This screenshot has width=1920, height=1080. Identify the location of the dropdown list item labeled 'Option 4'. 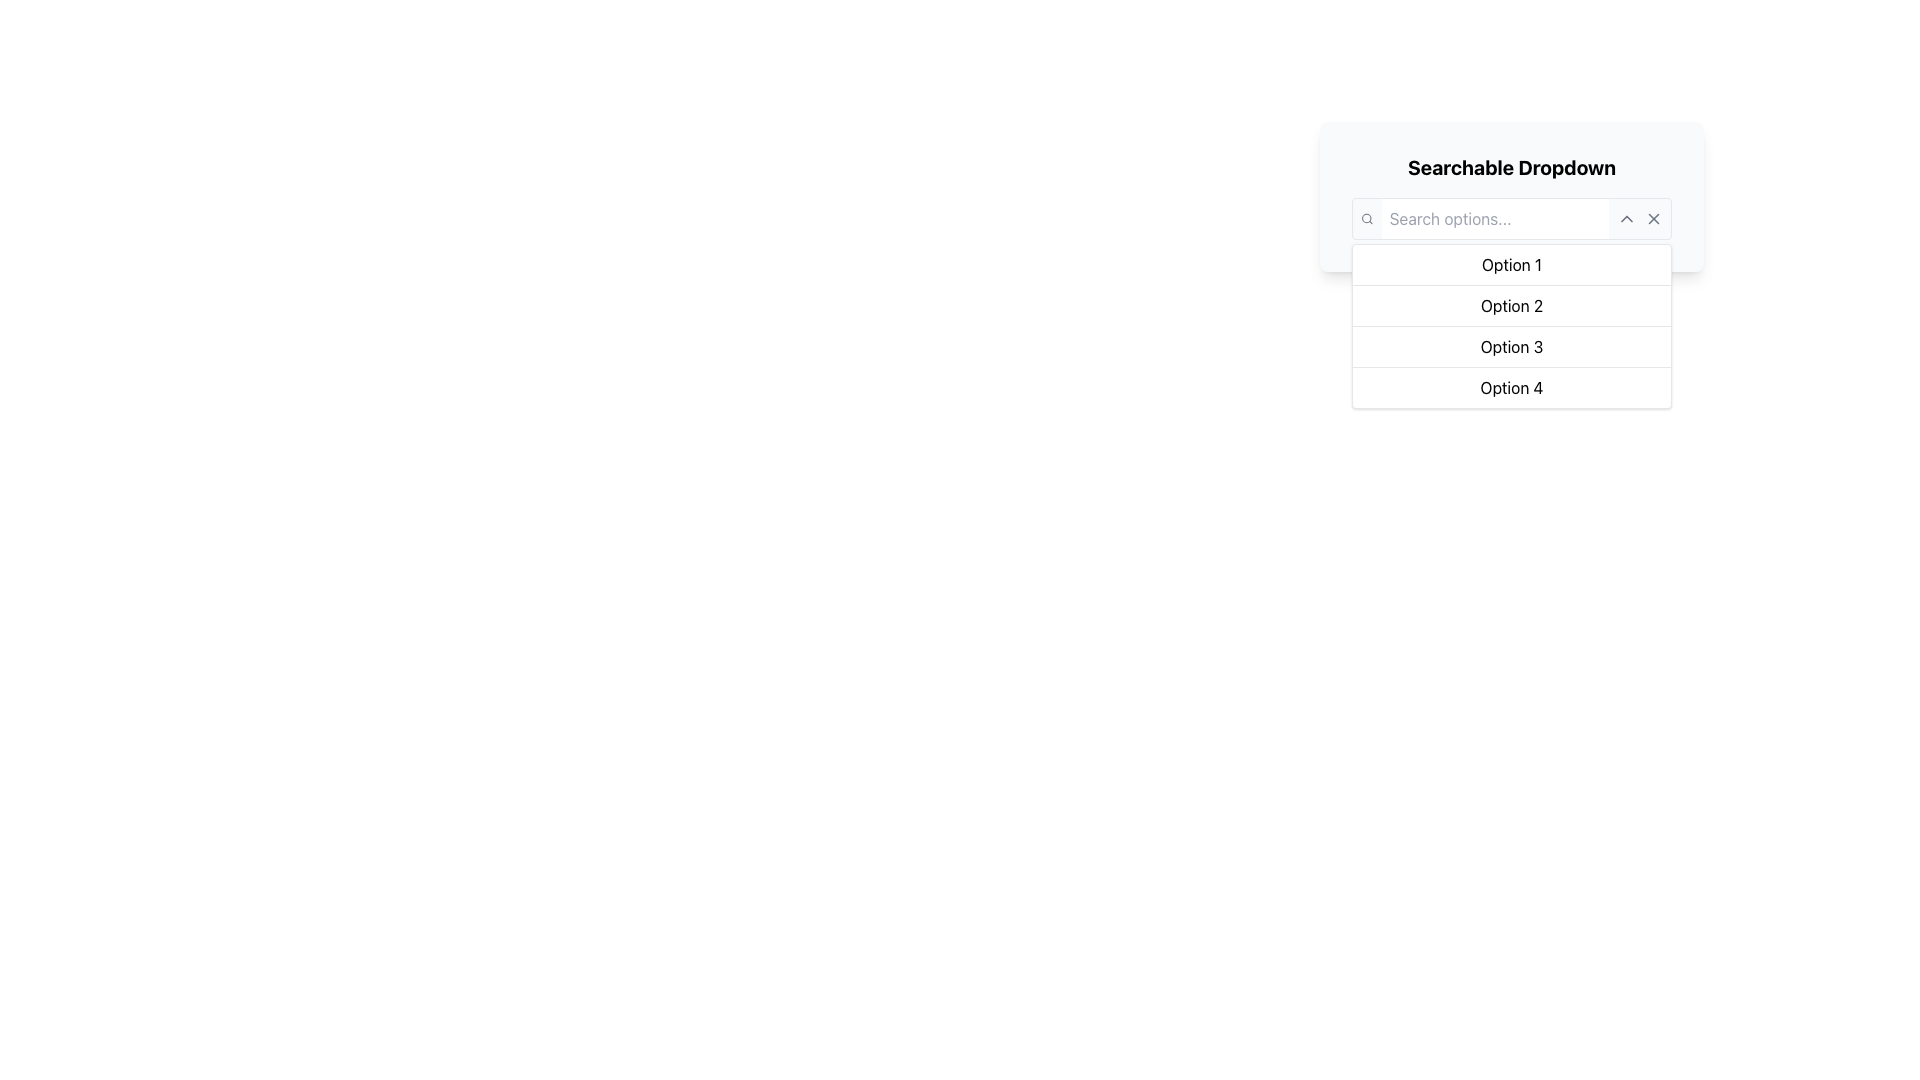
(1512, 387).